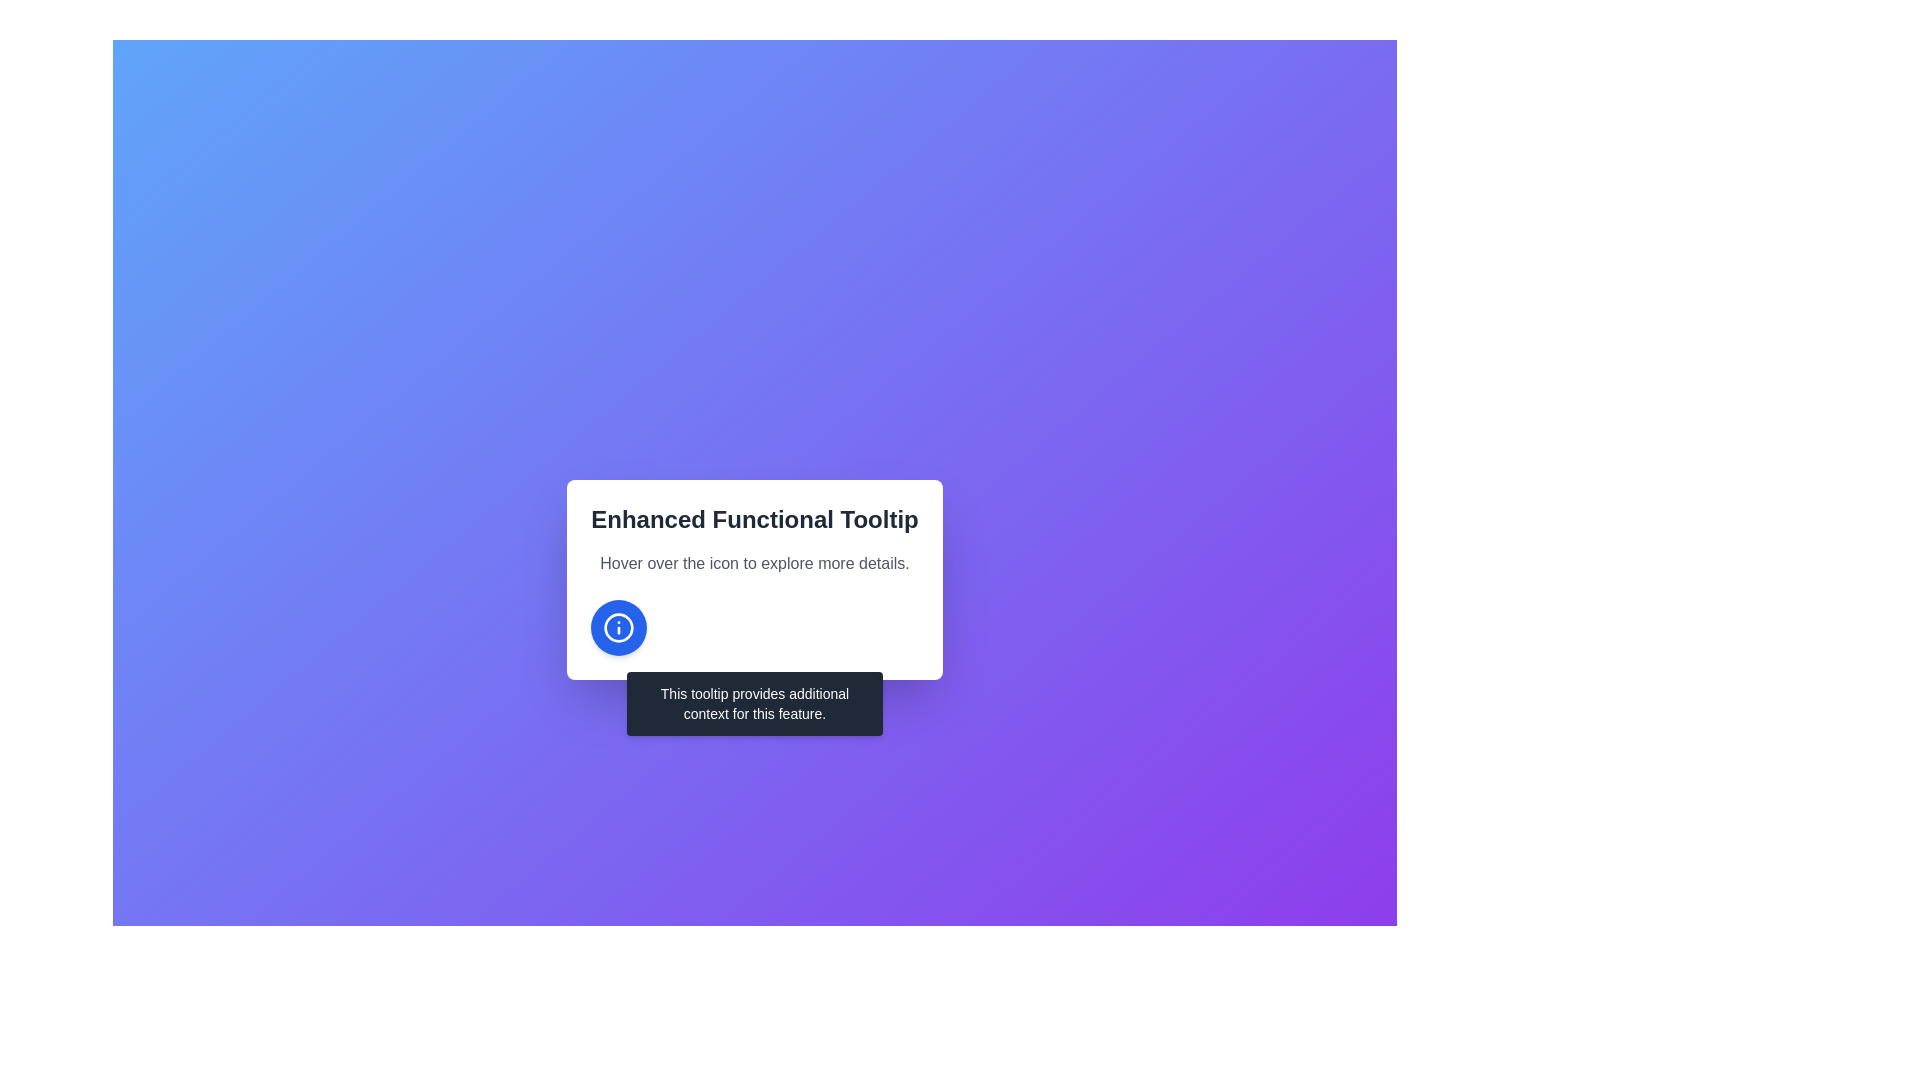 The image size is (1920, 1080). Describe the element at coordinates (618, 627) in the screenshot. I see `the interactive informational icon (SVG) located at the bottom-left corner of the white tooltip box` at that location.